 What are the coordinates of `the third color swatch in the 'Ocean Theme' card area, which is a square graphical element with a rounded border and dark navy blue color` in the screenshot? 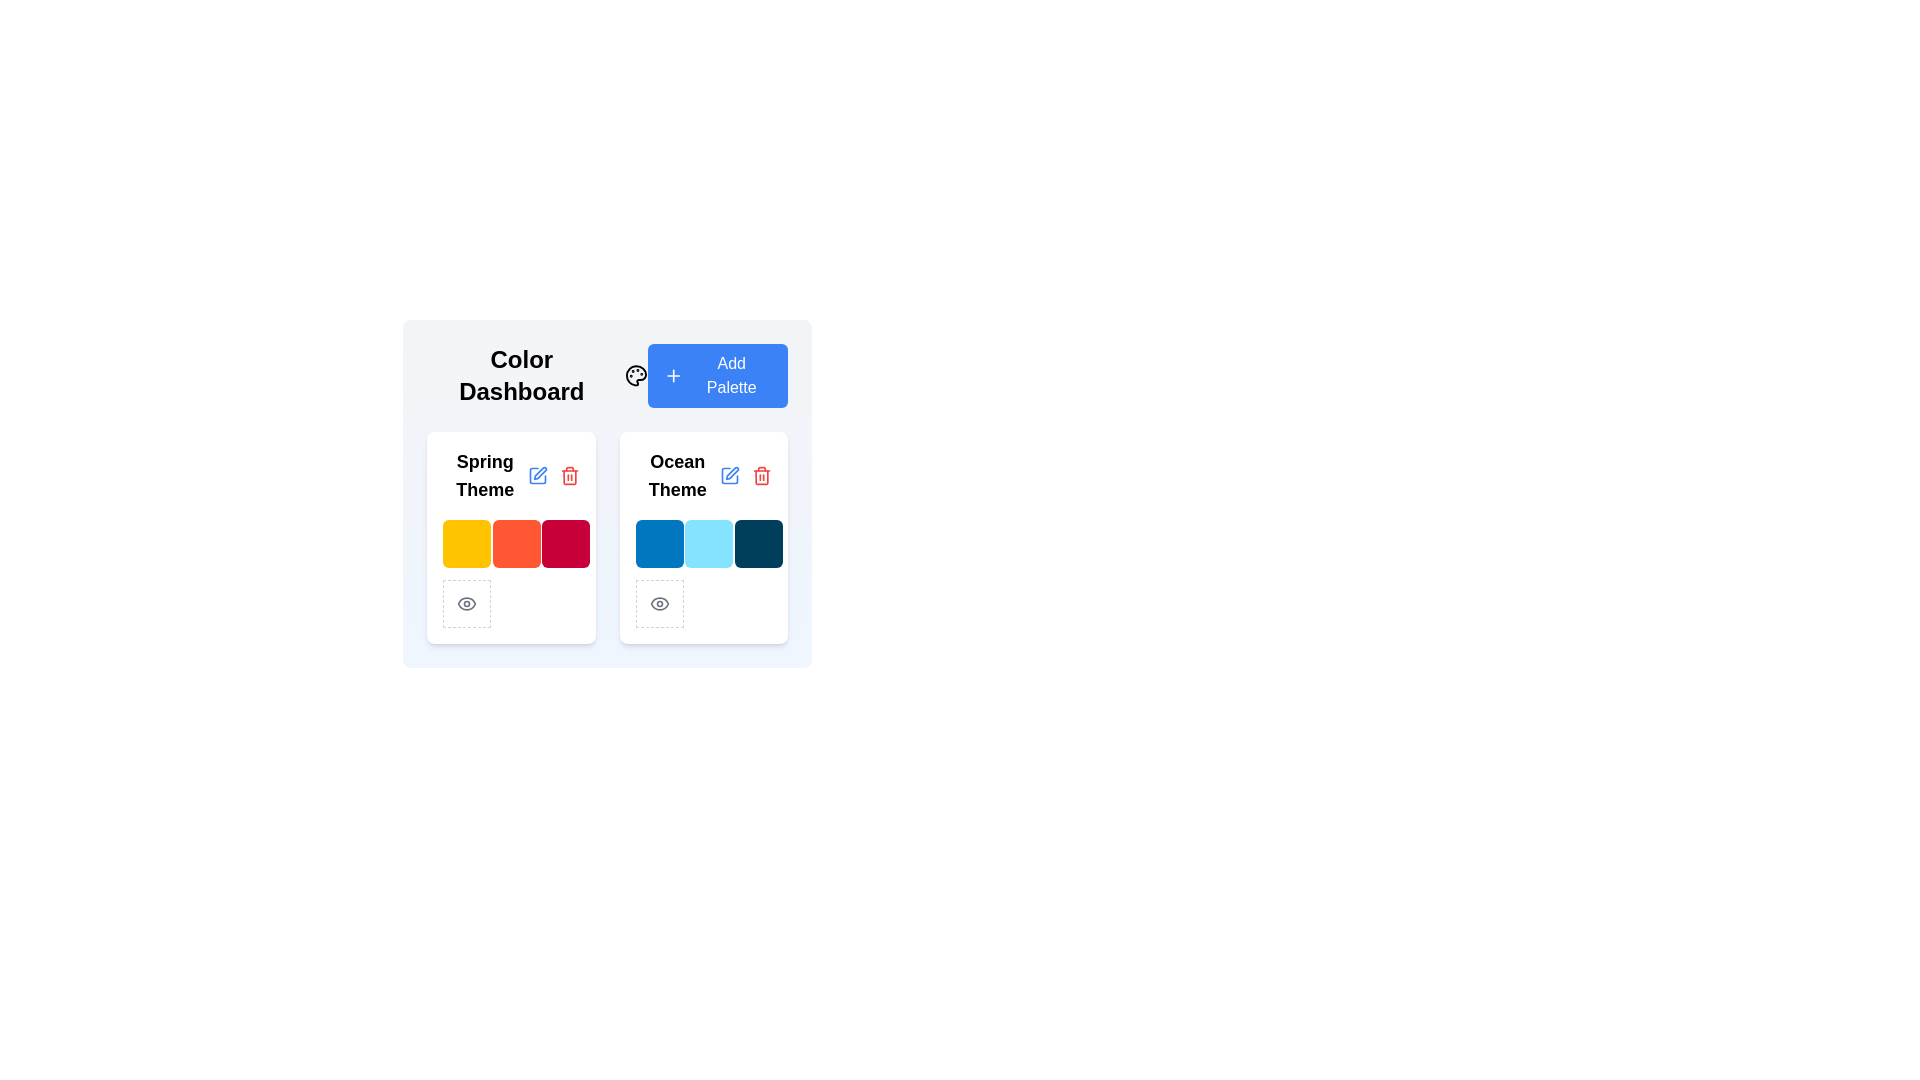 It's located at (757, 543).